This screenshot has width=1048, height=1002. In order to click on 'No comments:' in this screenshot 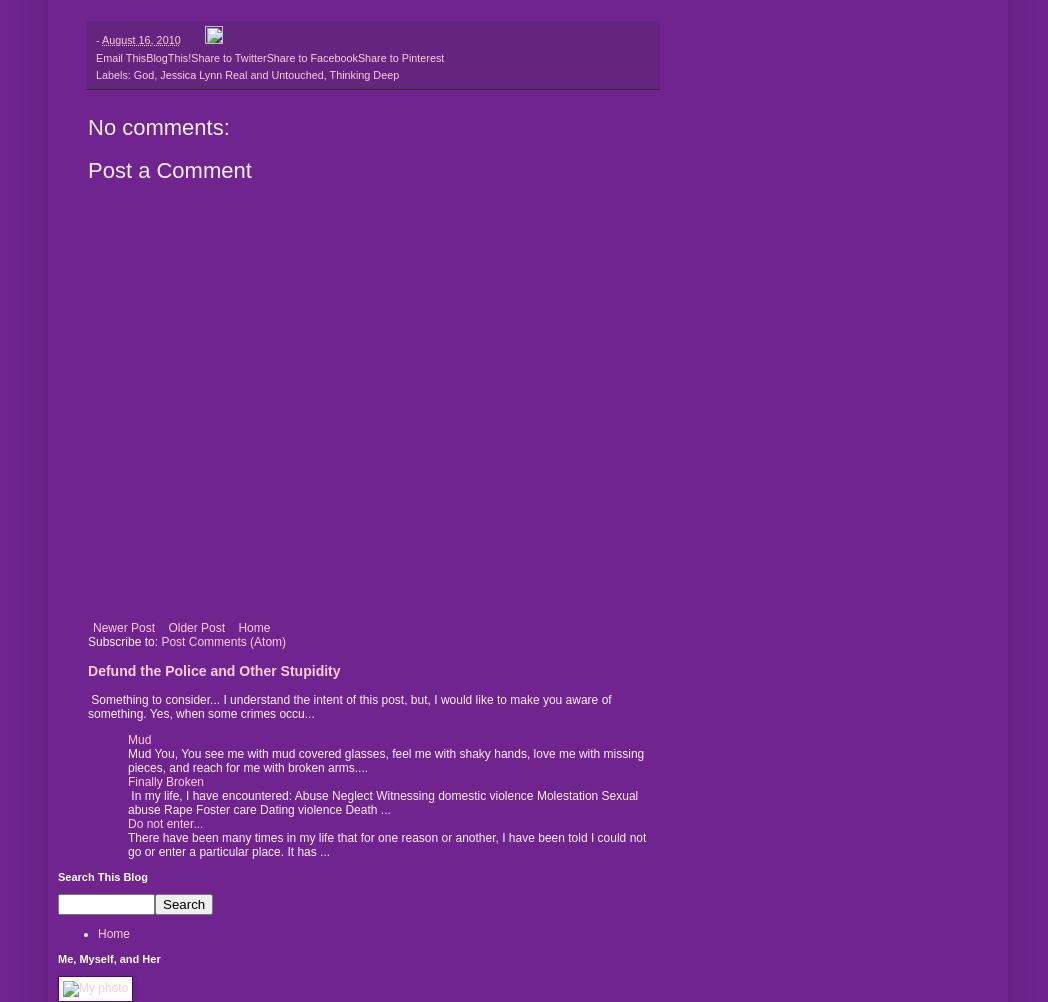, I will do `click(87, 126)`.